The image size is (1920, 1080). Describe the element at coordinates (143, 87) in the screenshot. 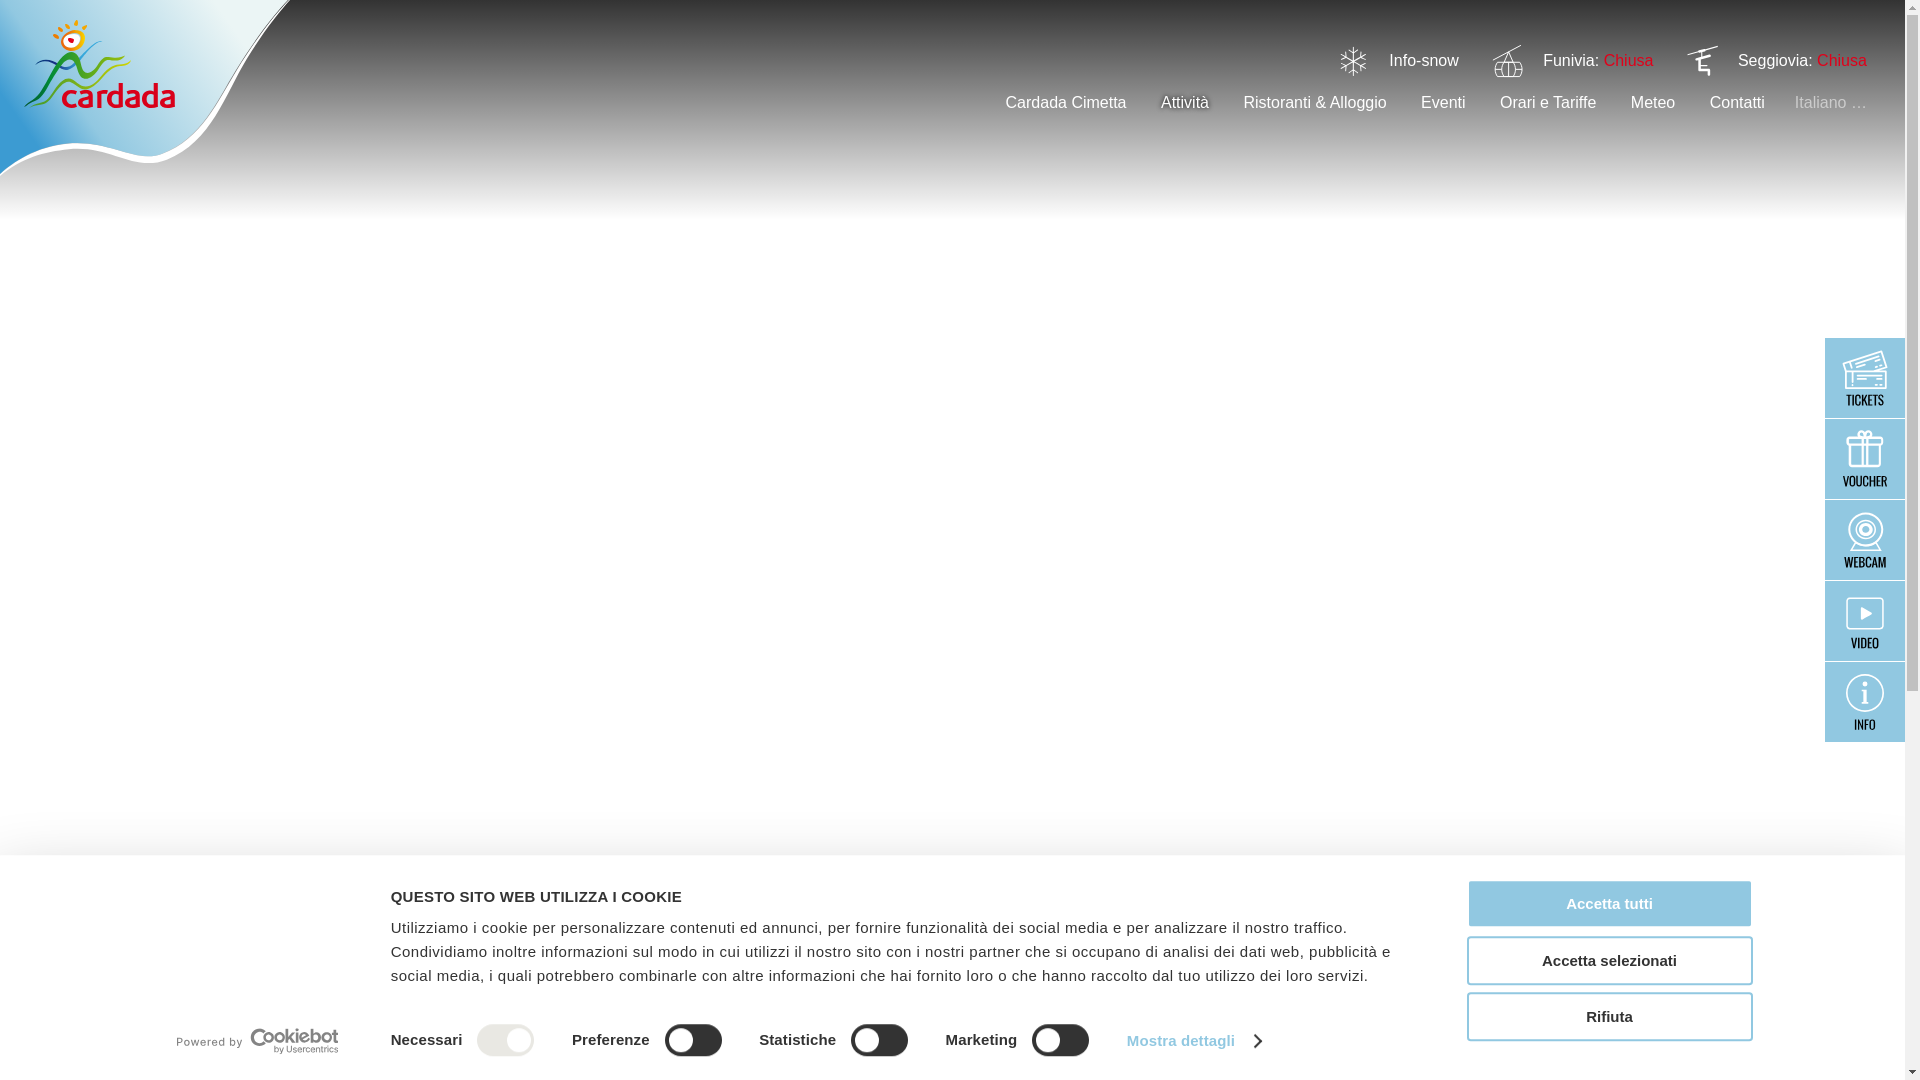

I see `'Cardada'` at that location.